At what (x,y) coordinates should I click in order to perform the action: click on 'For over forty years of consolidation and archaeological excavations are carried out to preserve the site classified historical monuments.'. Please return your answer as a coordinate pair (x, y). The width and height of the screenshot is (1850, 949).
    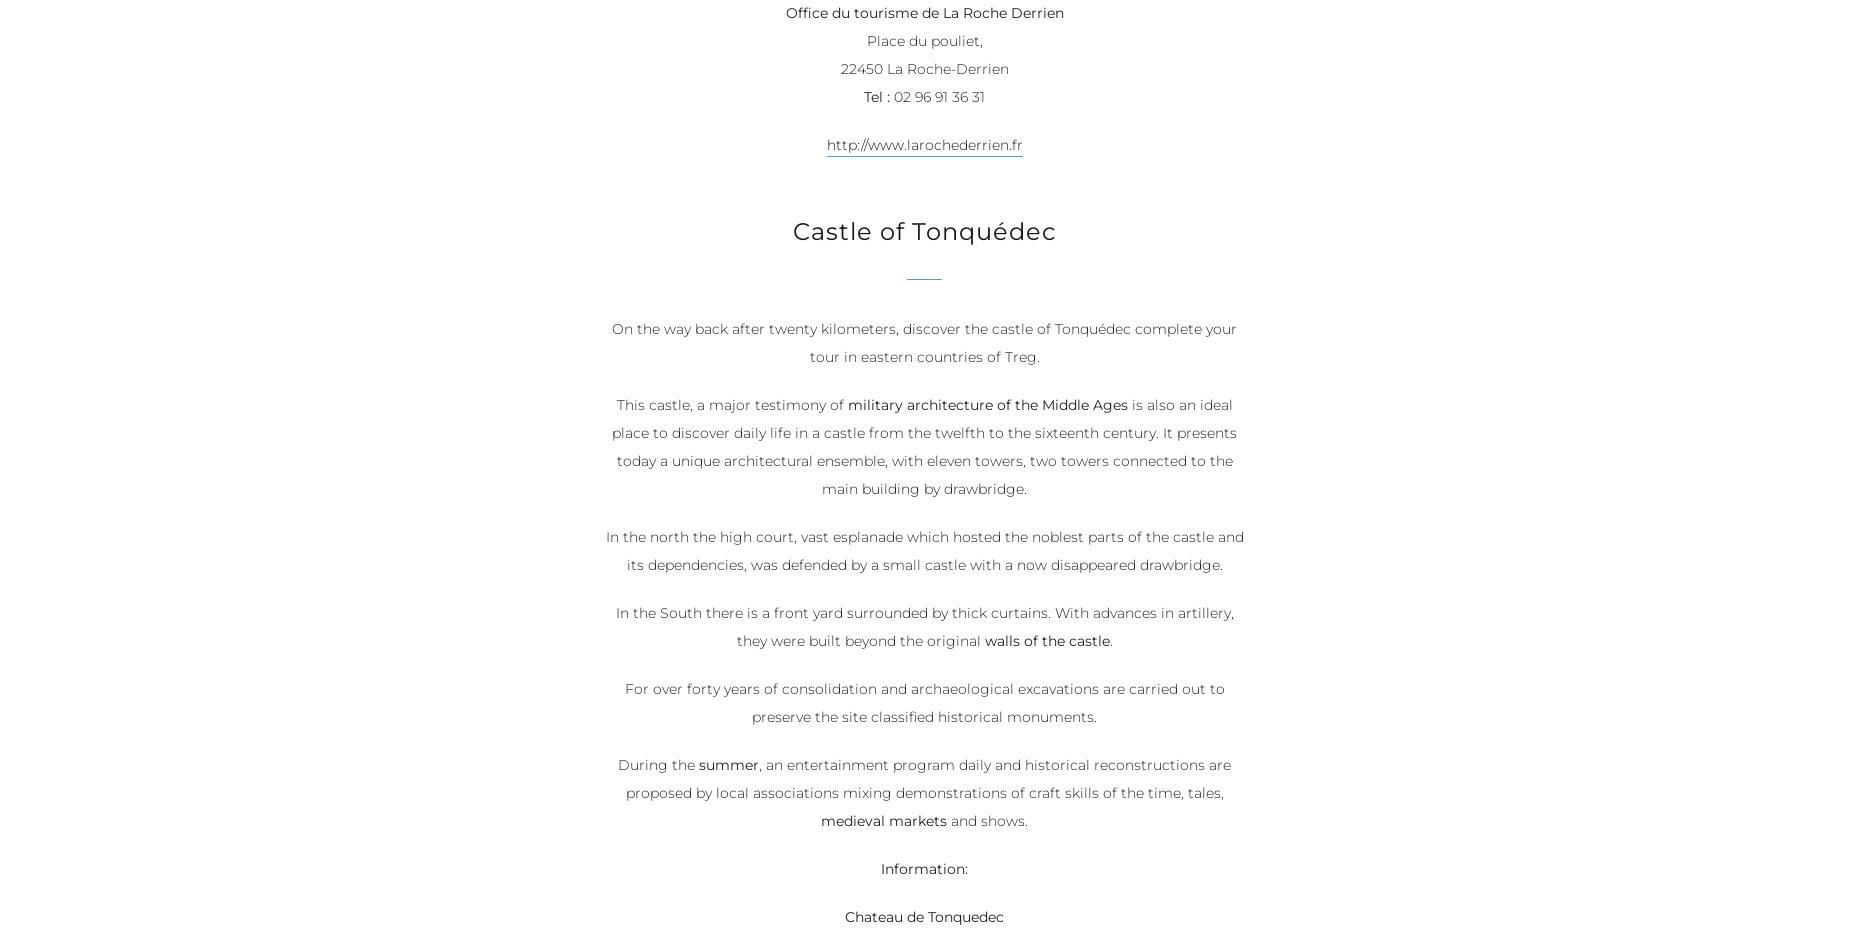
    Looking at the image, I should click on (924, 703).